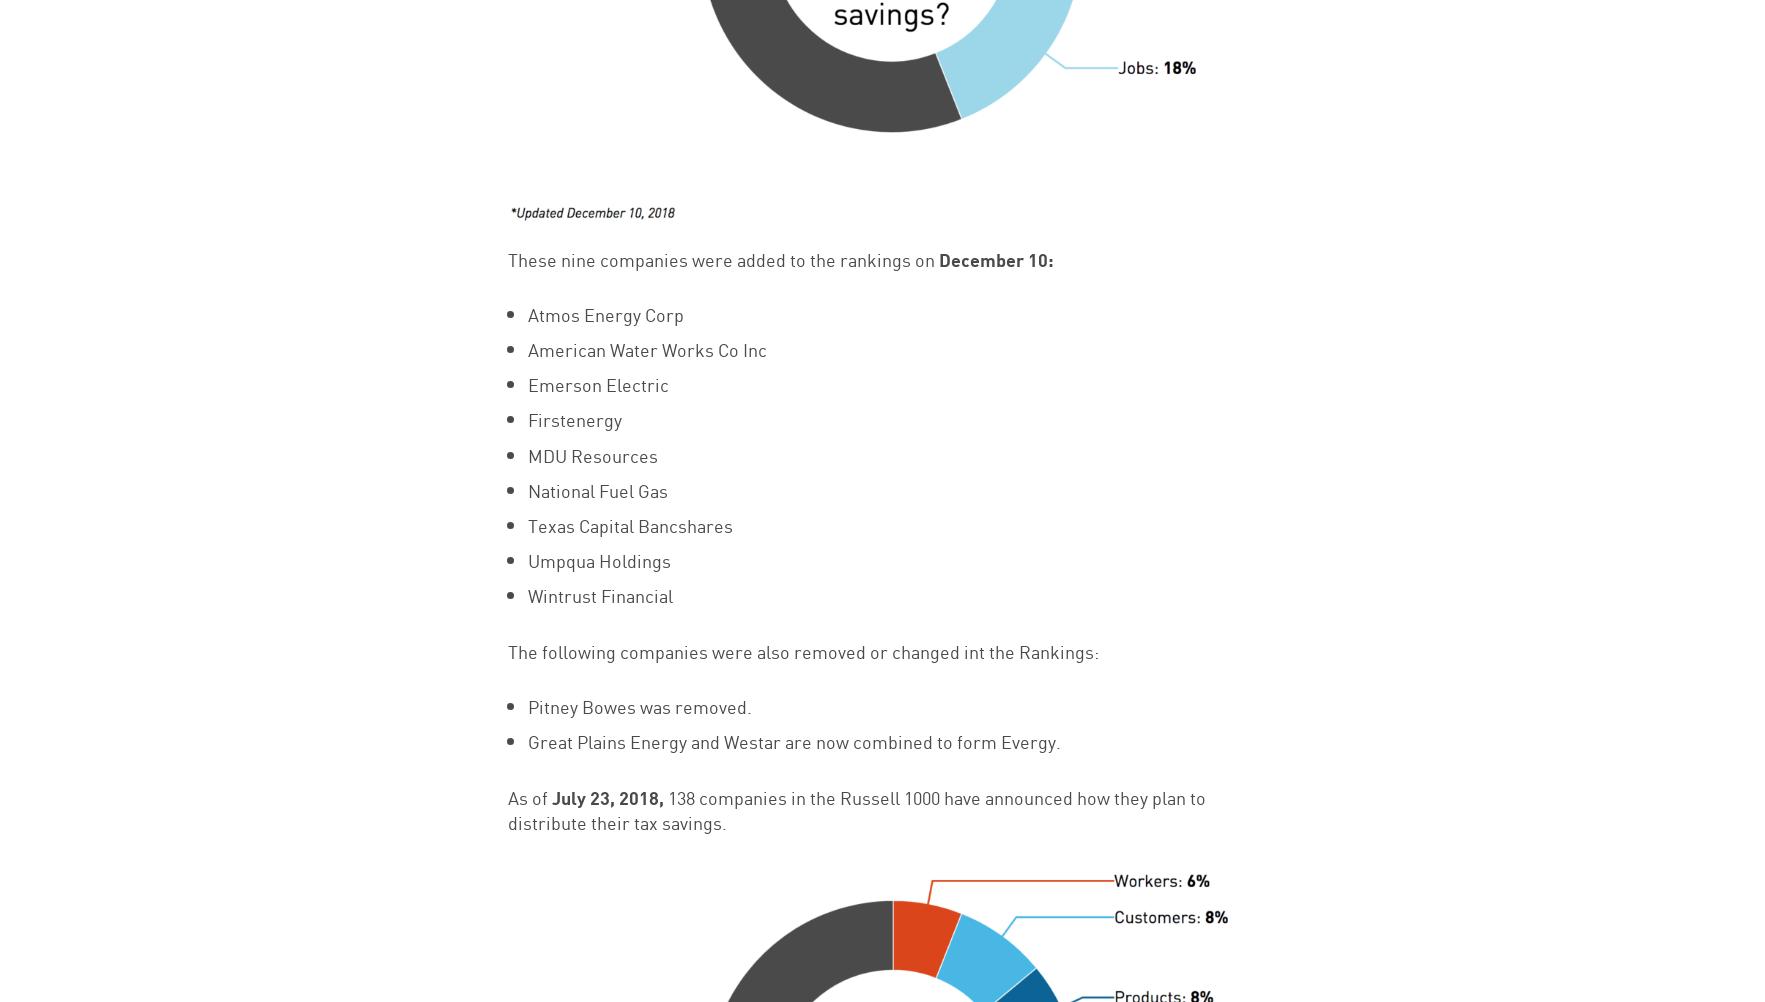  I want to click on 'Pitney Bowes was removed.', so click(637, 705).